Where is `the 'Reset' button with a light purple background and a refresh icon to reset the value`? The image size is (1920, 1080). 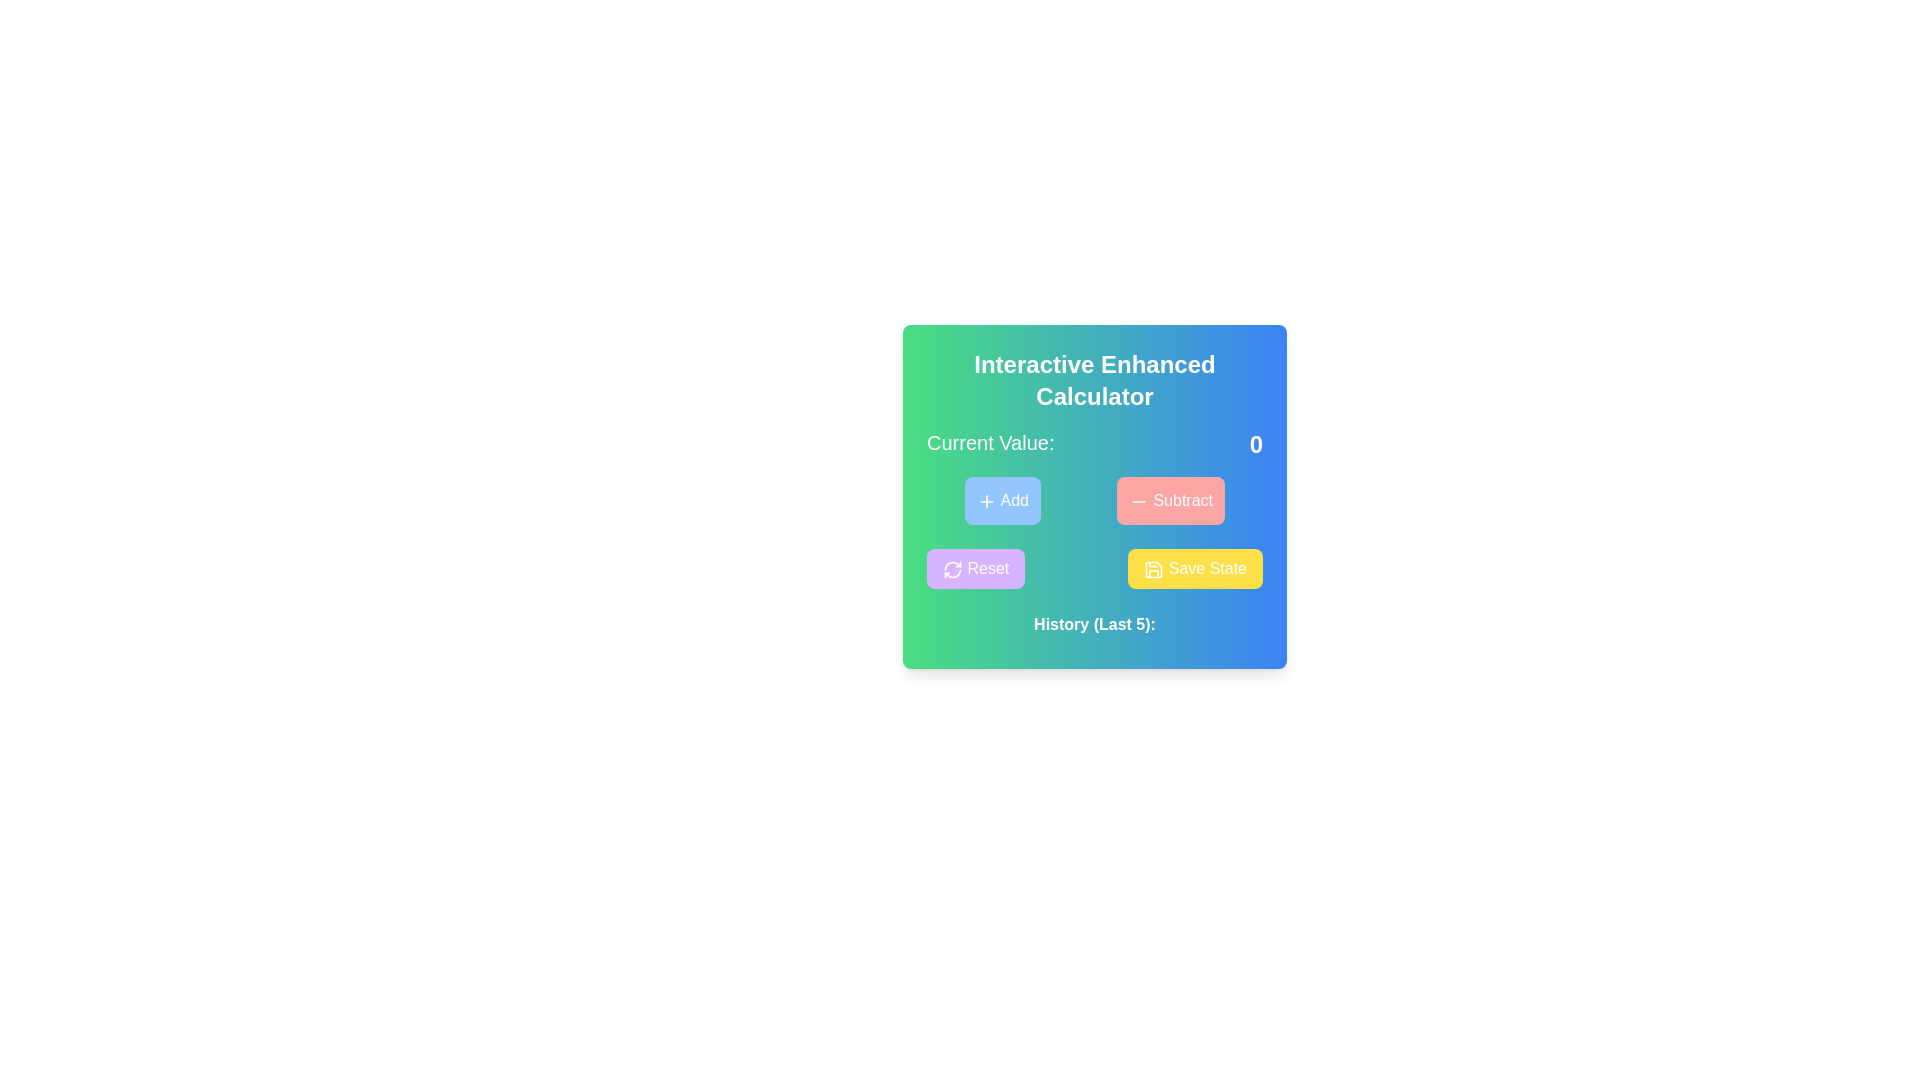
the 'Reset' button with a light purple background and a refresh icon to reset the value is located at coordinates (976, 569).